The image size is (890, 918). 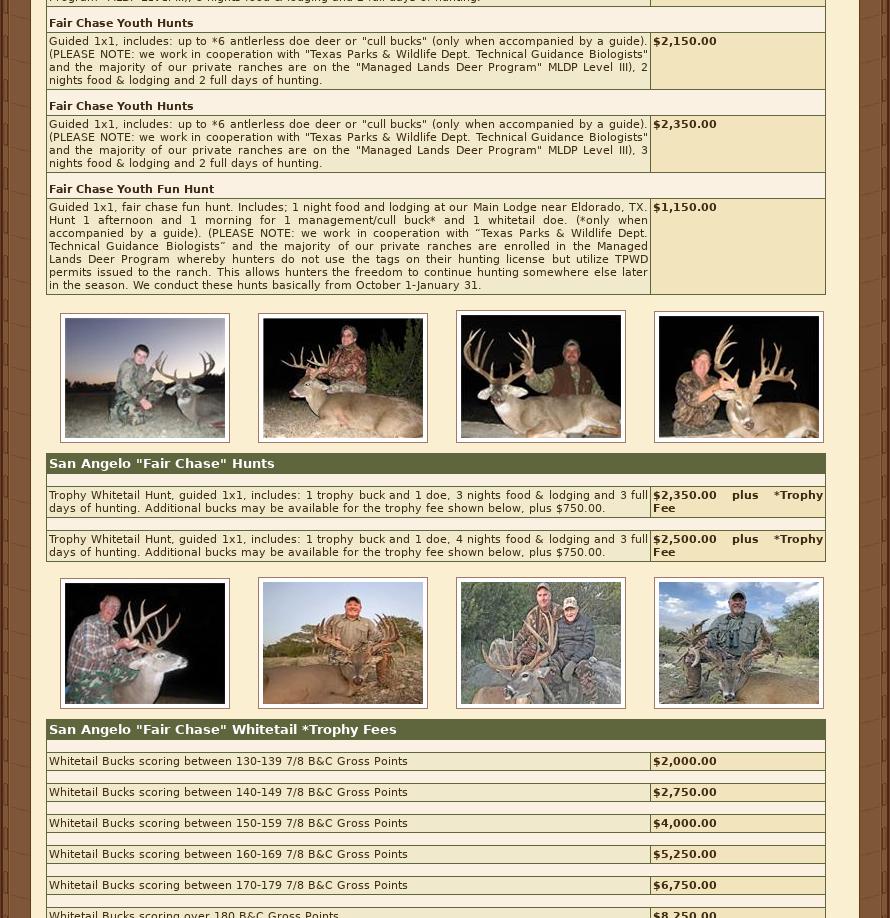 What do you see at coordinates (161, 463) in the screenshot?
I see `'San Angelo "Fair Chase" Hunts'` at bounding box center [161, 463].